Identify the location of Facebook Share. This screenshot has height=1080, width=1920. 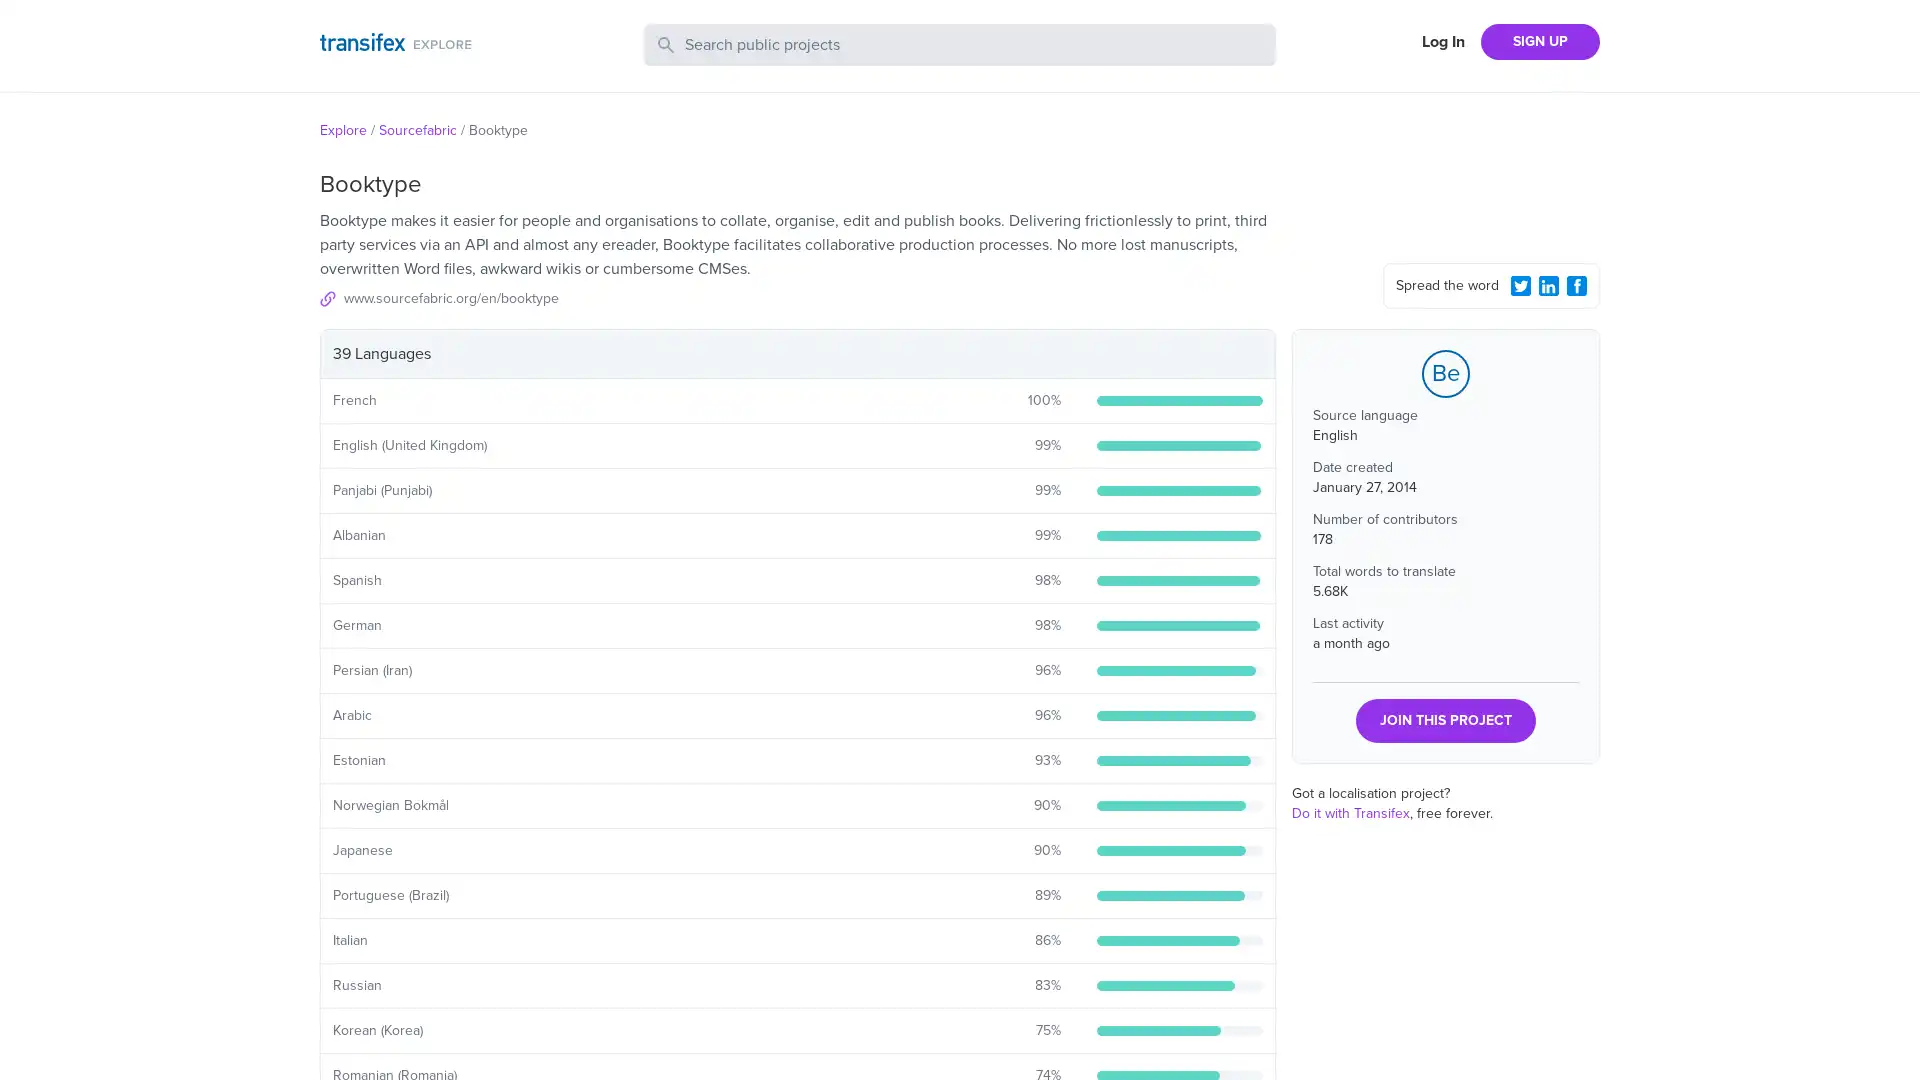
(1576, 285).